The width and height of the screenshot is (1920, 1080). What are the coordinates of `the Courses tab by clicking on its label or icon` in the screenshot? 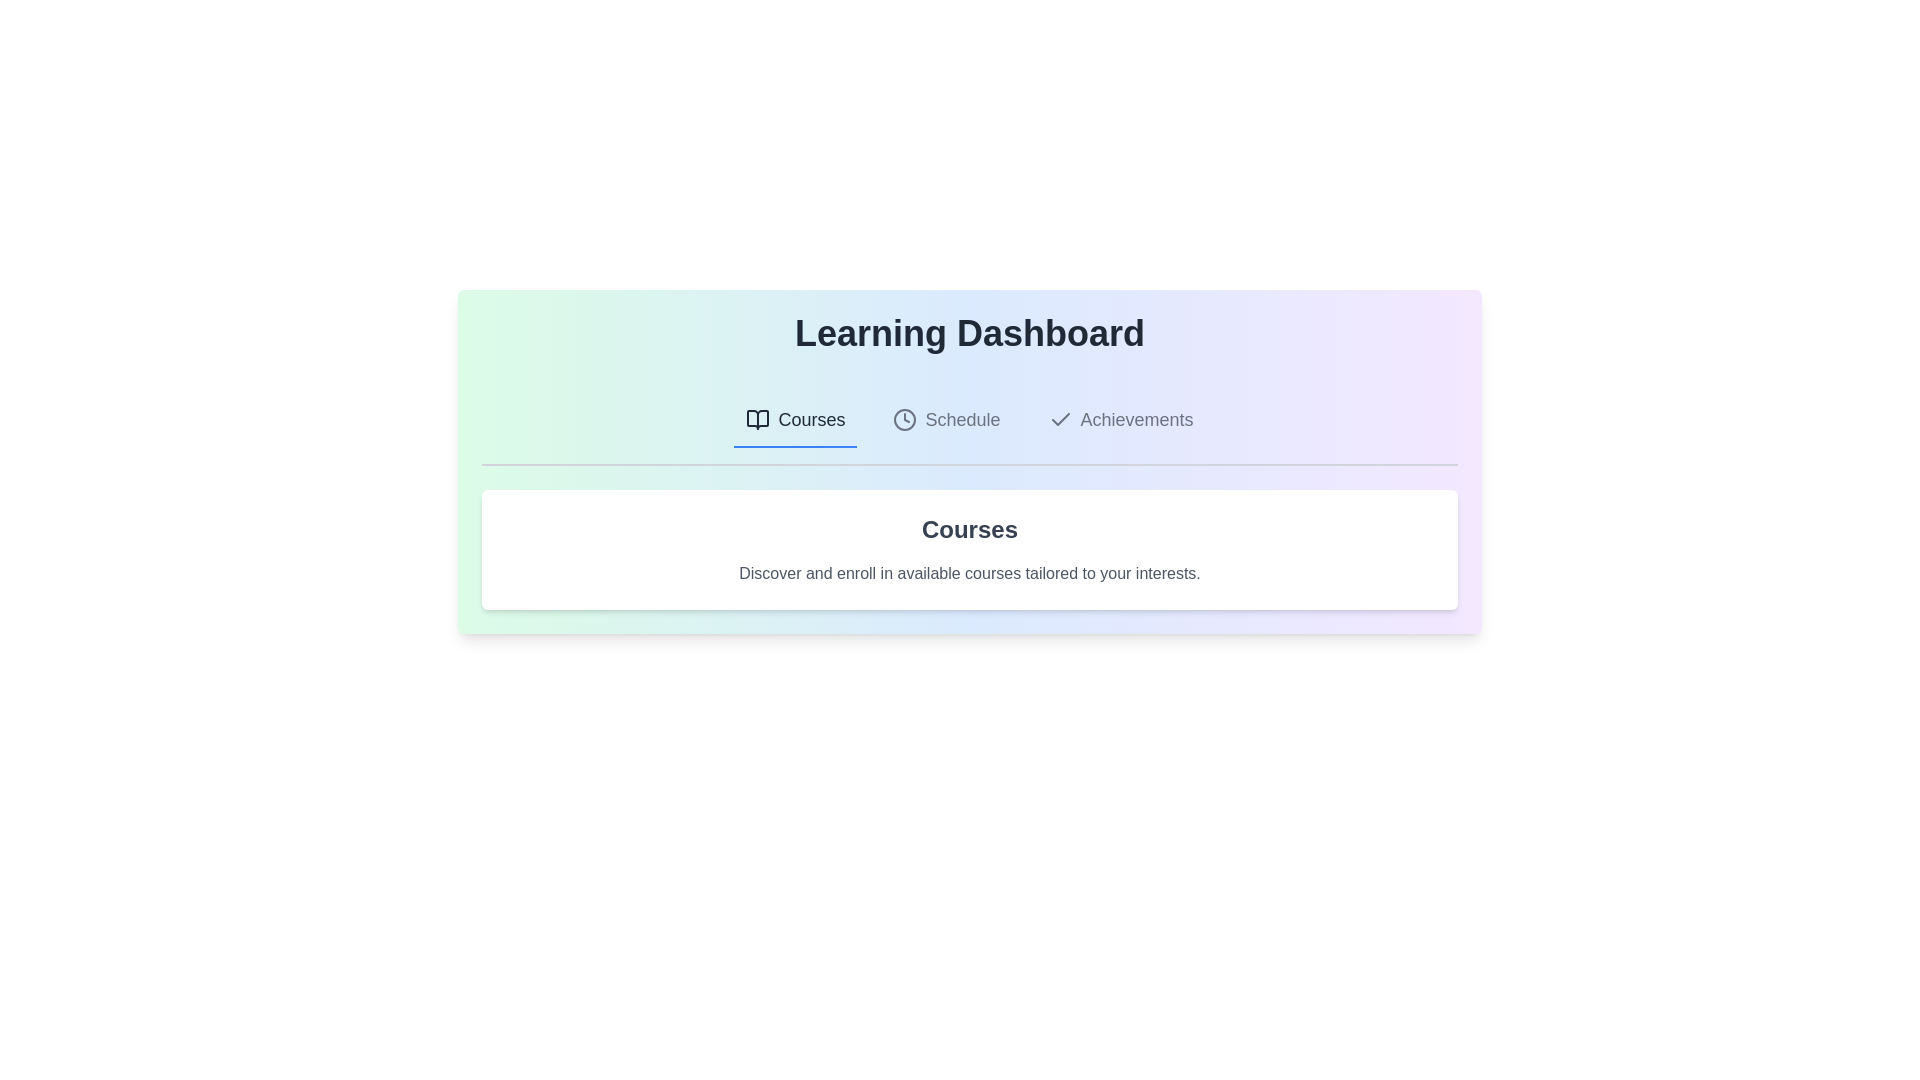 It's located at (795, 419).